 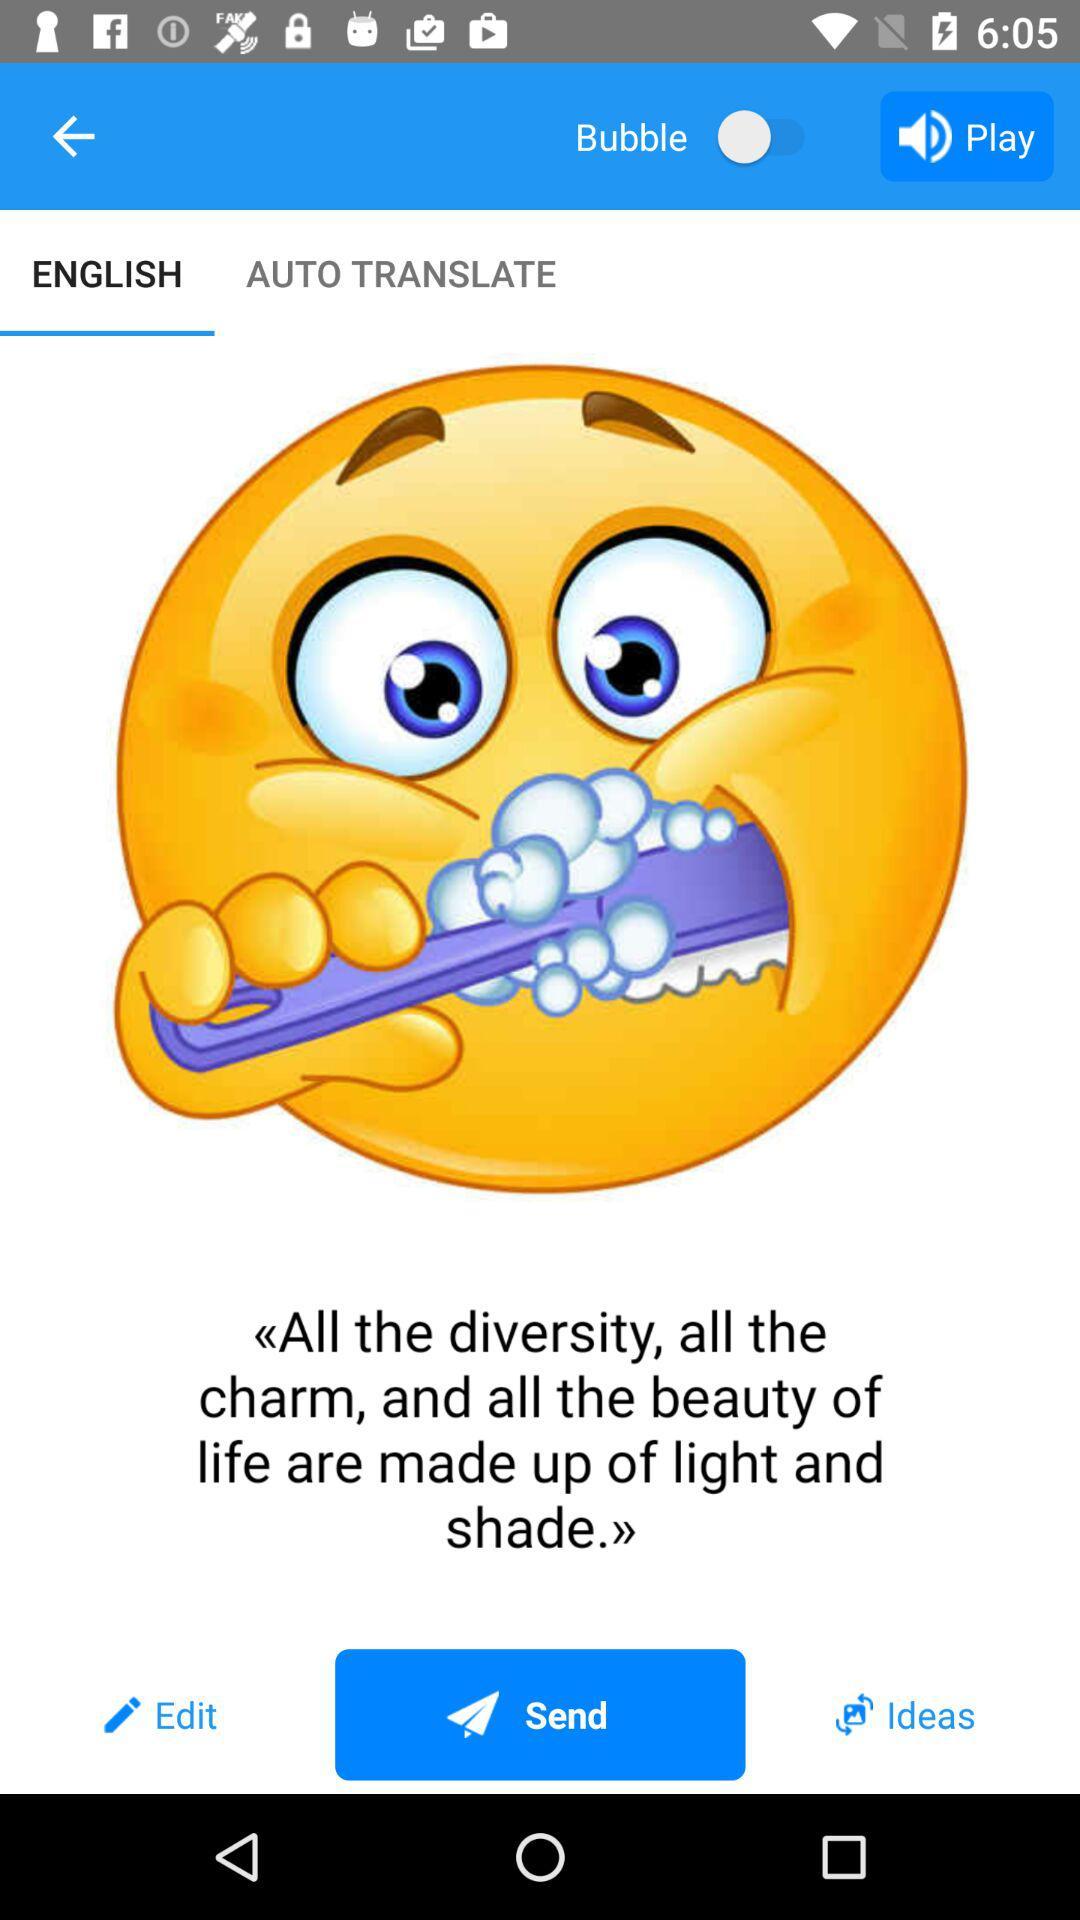 What do you see at coordinates (854, 1713) in the screenshot?
I see `icon before ideas text` at bounding box center [854, 1713].